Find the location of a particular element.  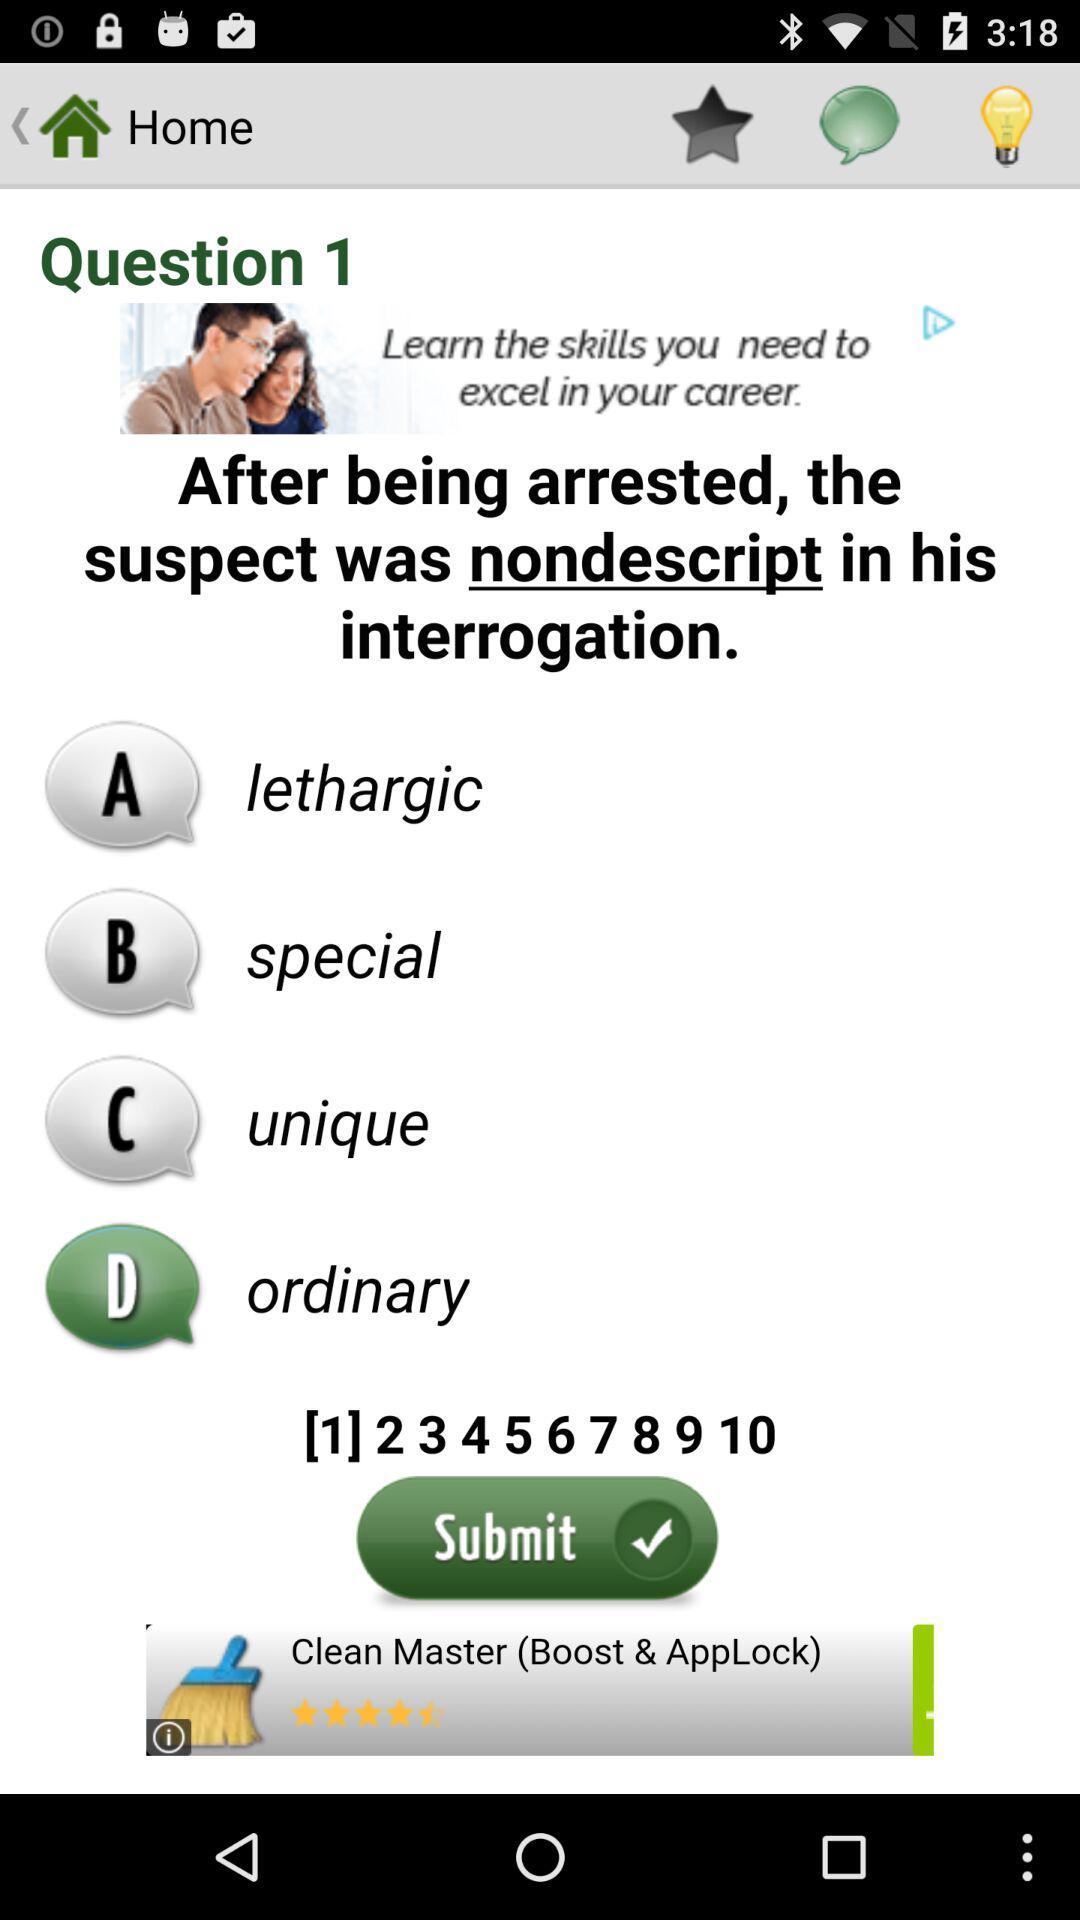

icon left to lethargic is located at coordinates (123, 785).